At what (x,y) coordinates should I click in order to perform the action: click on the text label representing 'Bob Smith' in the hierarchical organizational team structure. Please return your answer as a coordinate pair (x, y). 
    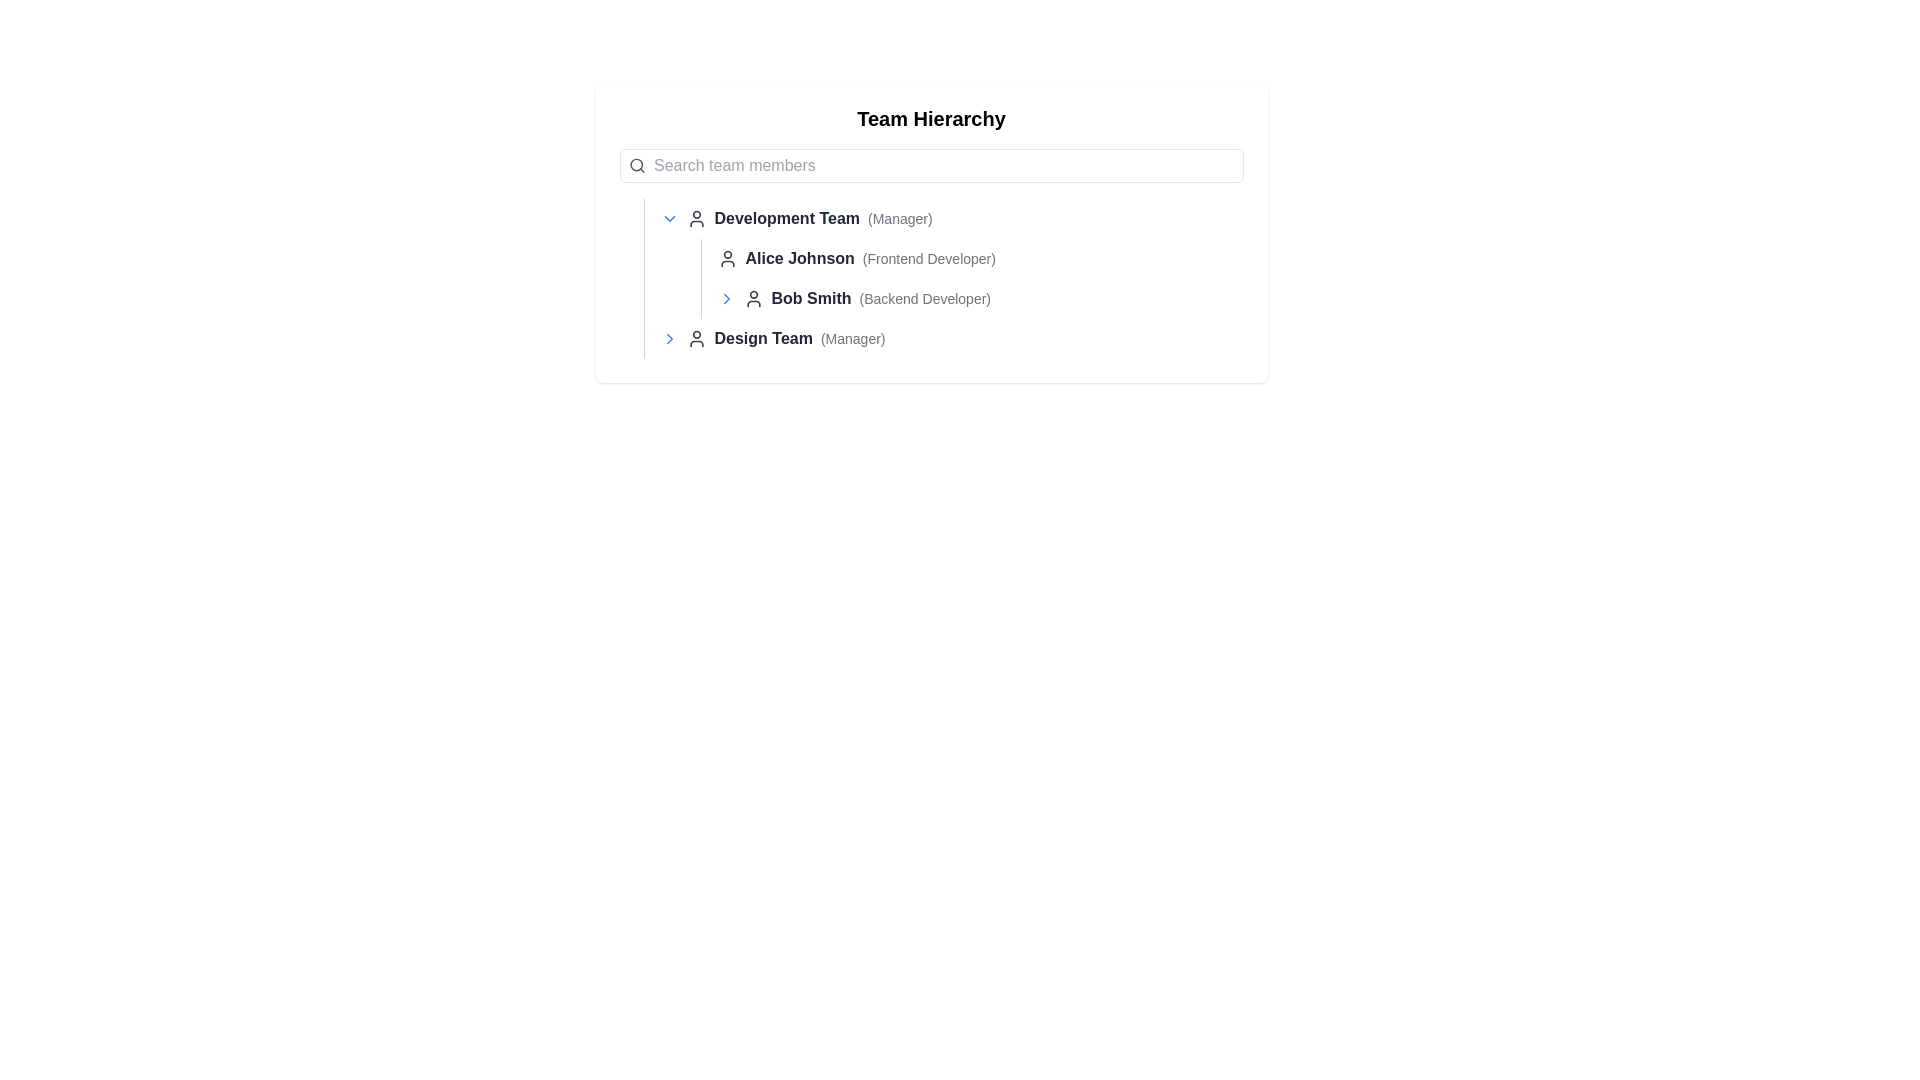
    Looking at the image, I should click on (980, 299).